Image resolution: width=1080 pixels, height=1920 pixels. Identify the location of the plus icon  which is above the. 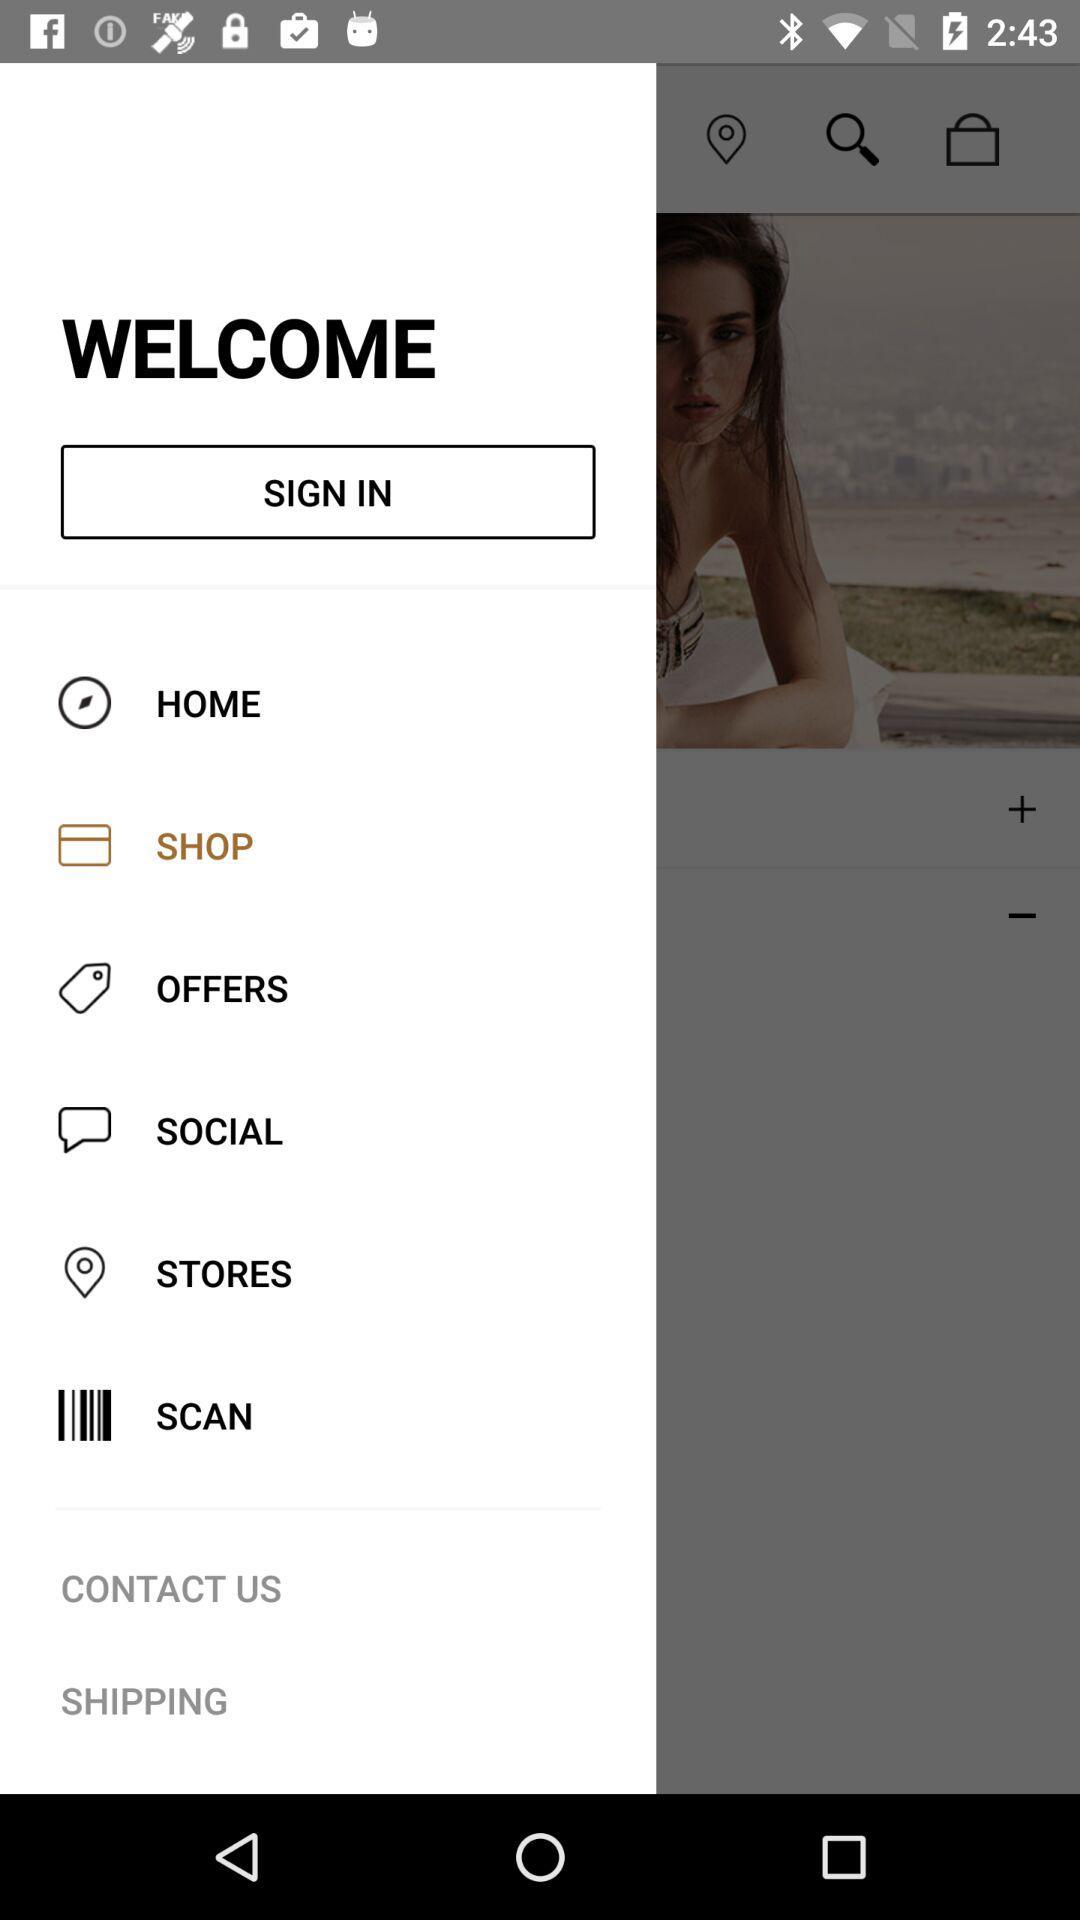
(1022, 809).